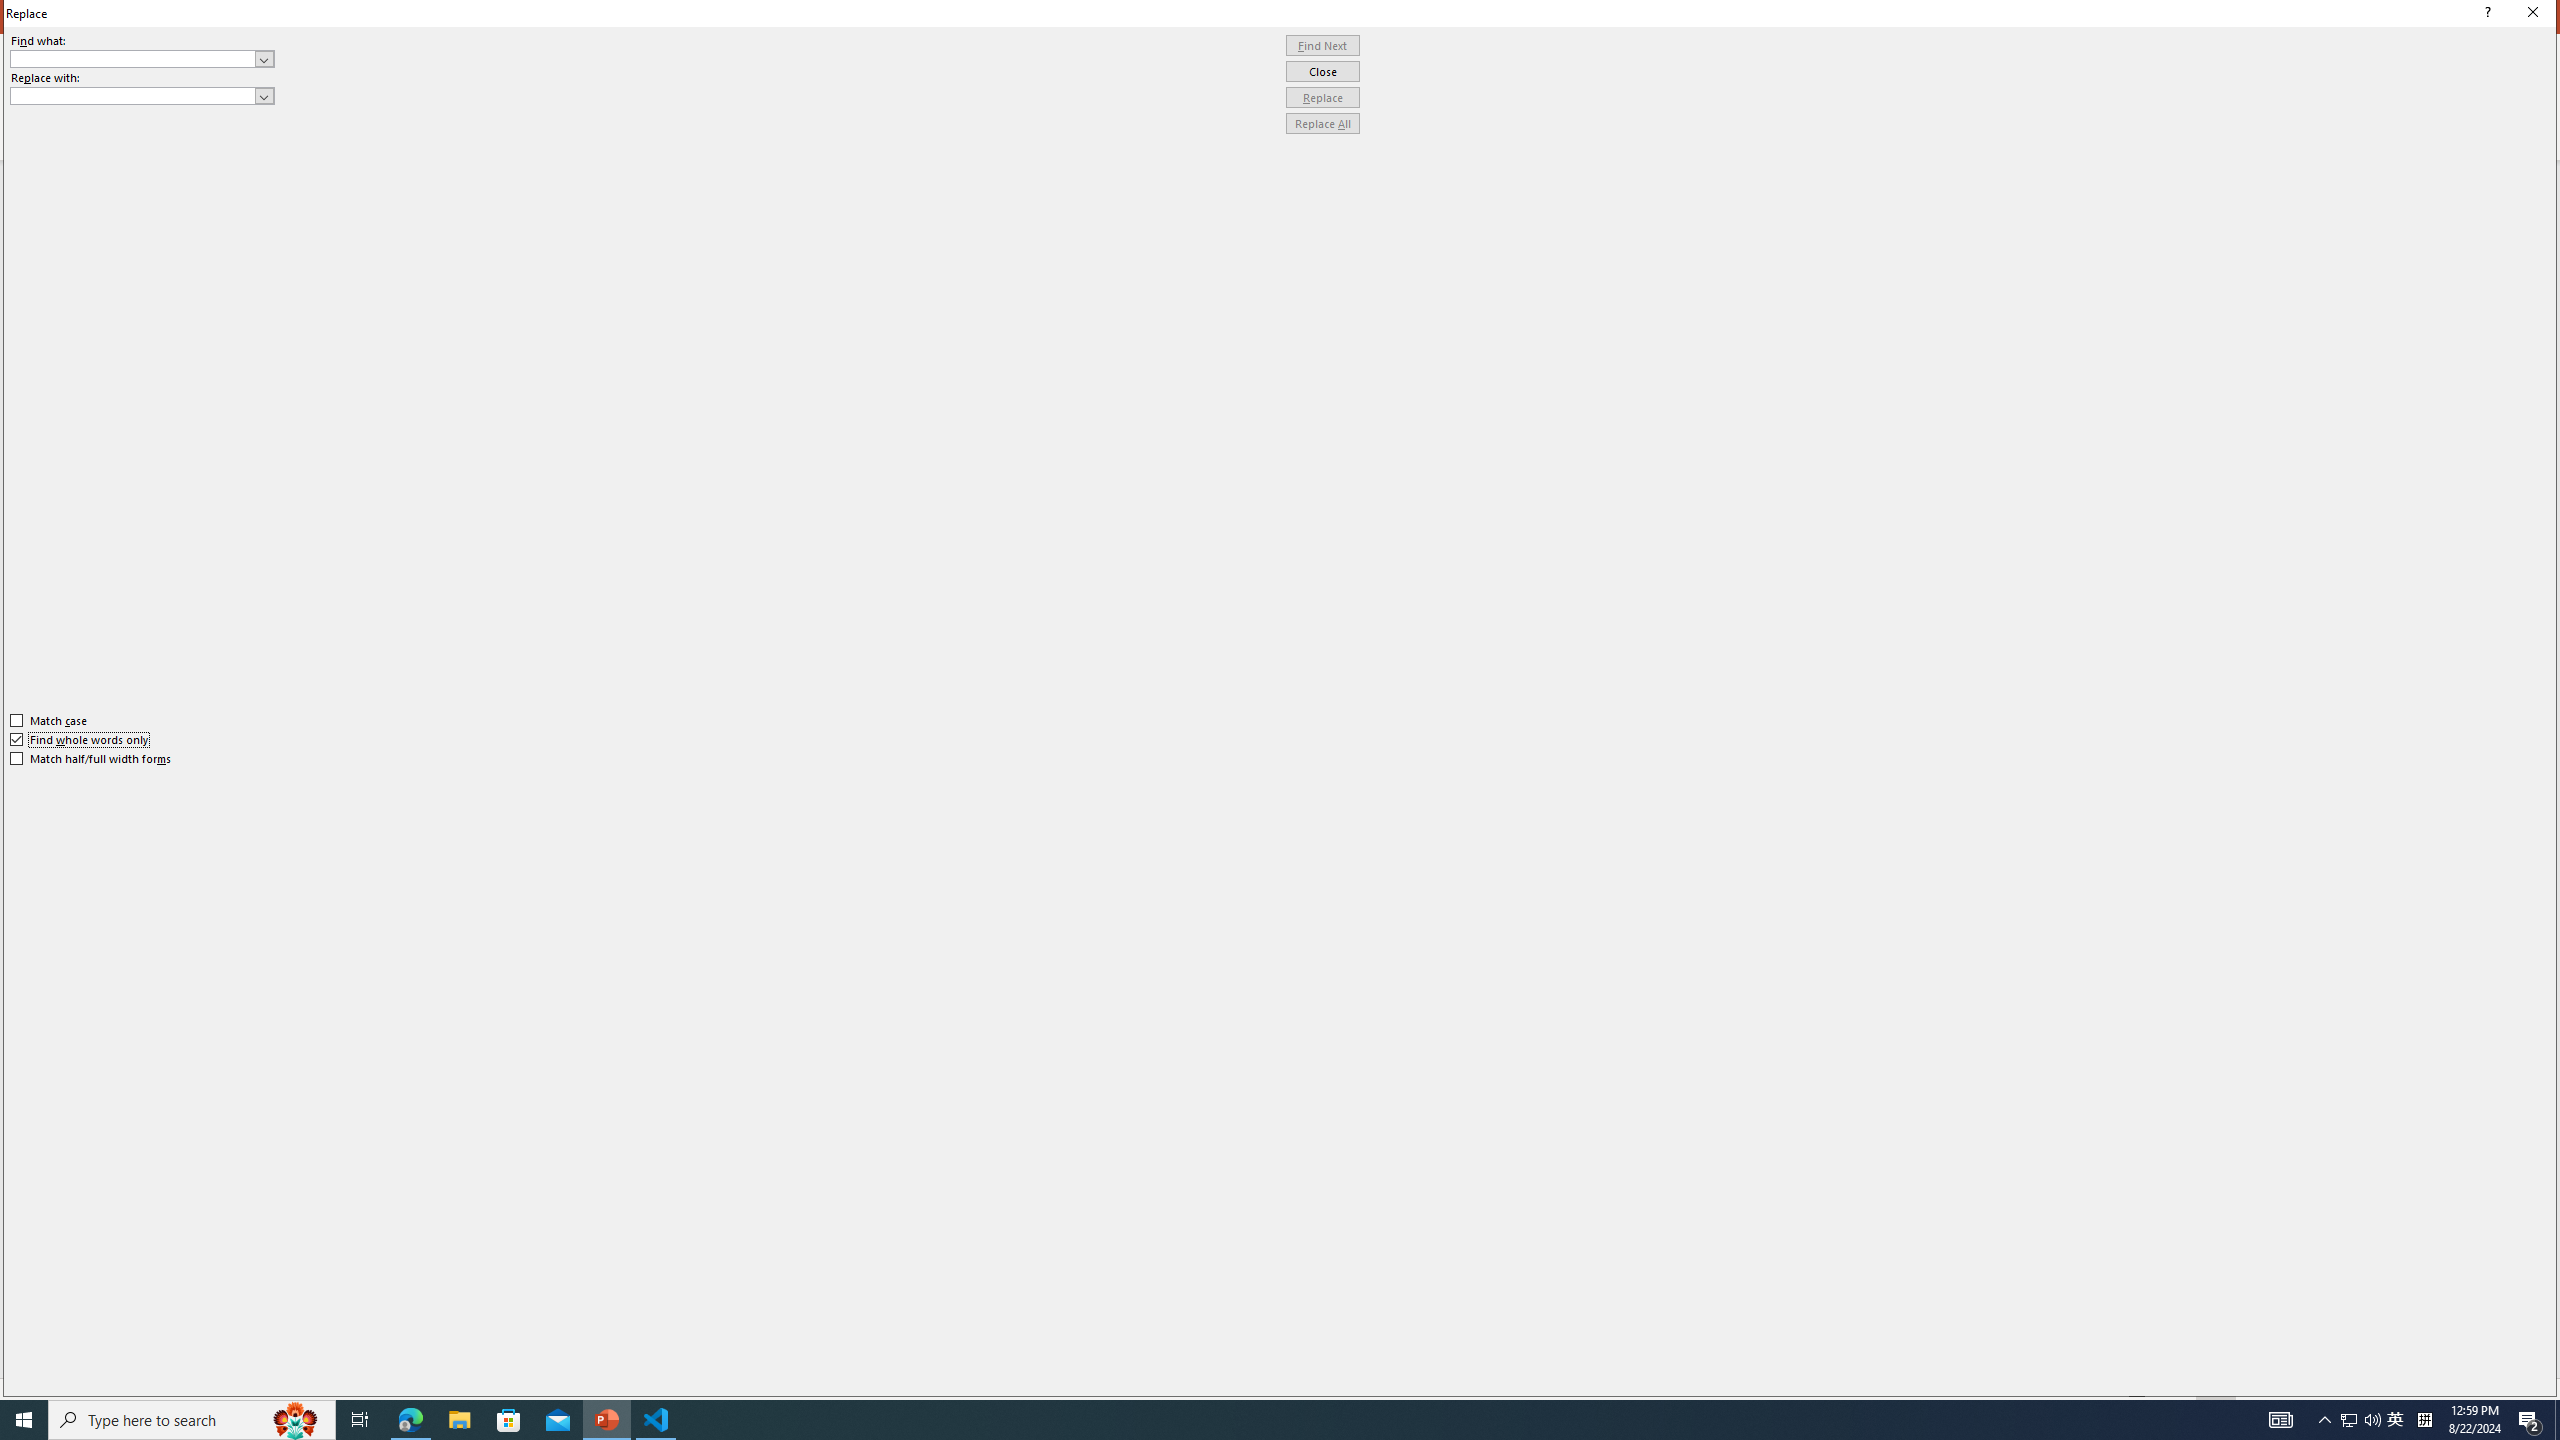 This screenshot has width=2560, height=1440. What do you see at coordinates (142, 58) in the screenshot?
I see `'Find what'` at bounding box center [142, 58].